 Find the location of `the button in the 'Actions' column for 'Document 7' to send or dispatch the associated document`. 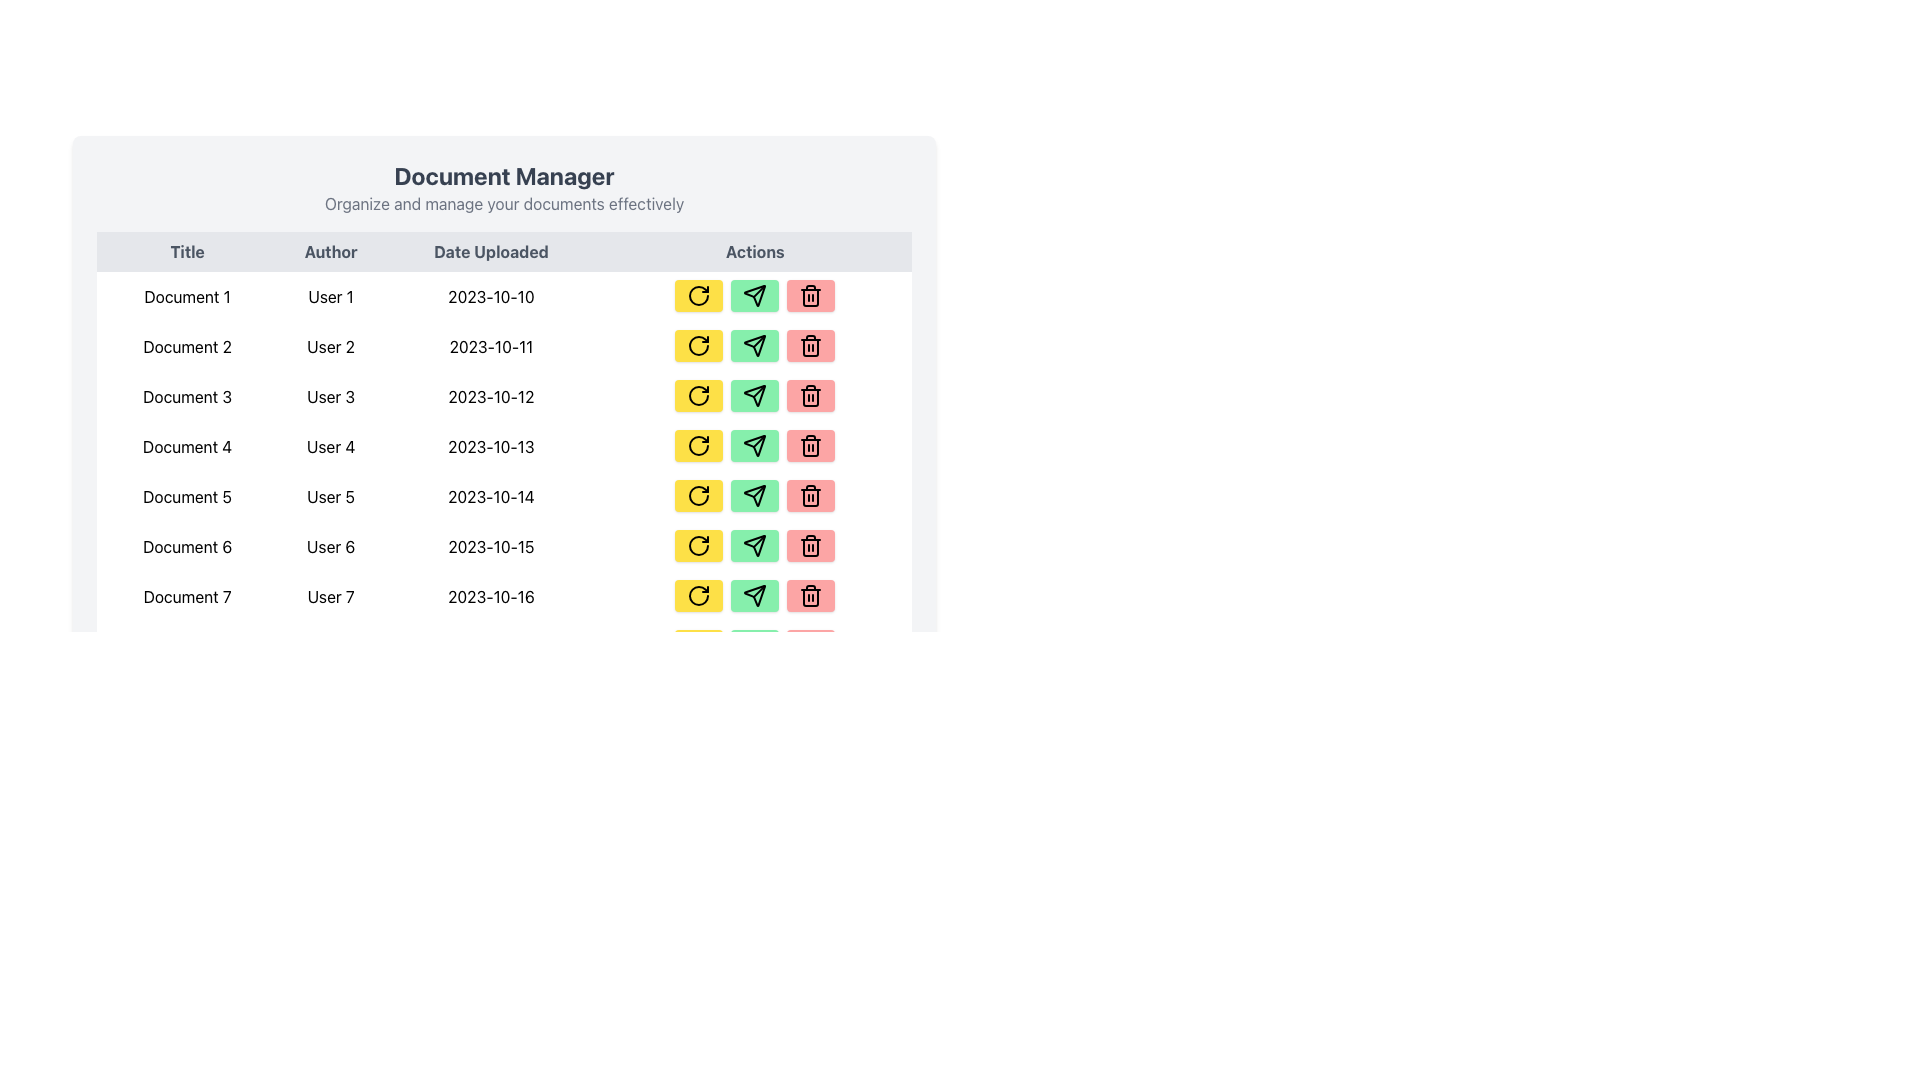

the button in the 'Actions' column for 'Document 7' to send or dispatch the associated document is located at coordinates (754, 596).